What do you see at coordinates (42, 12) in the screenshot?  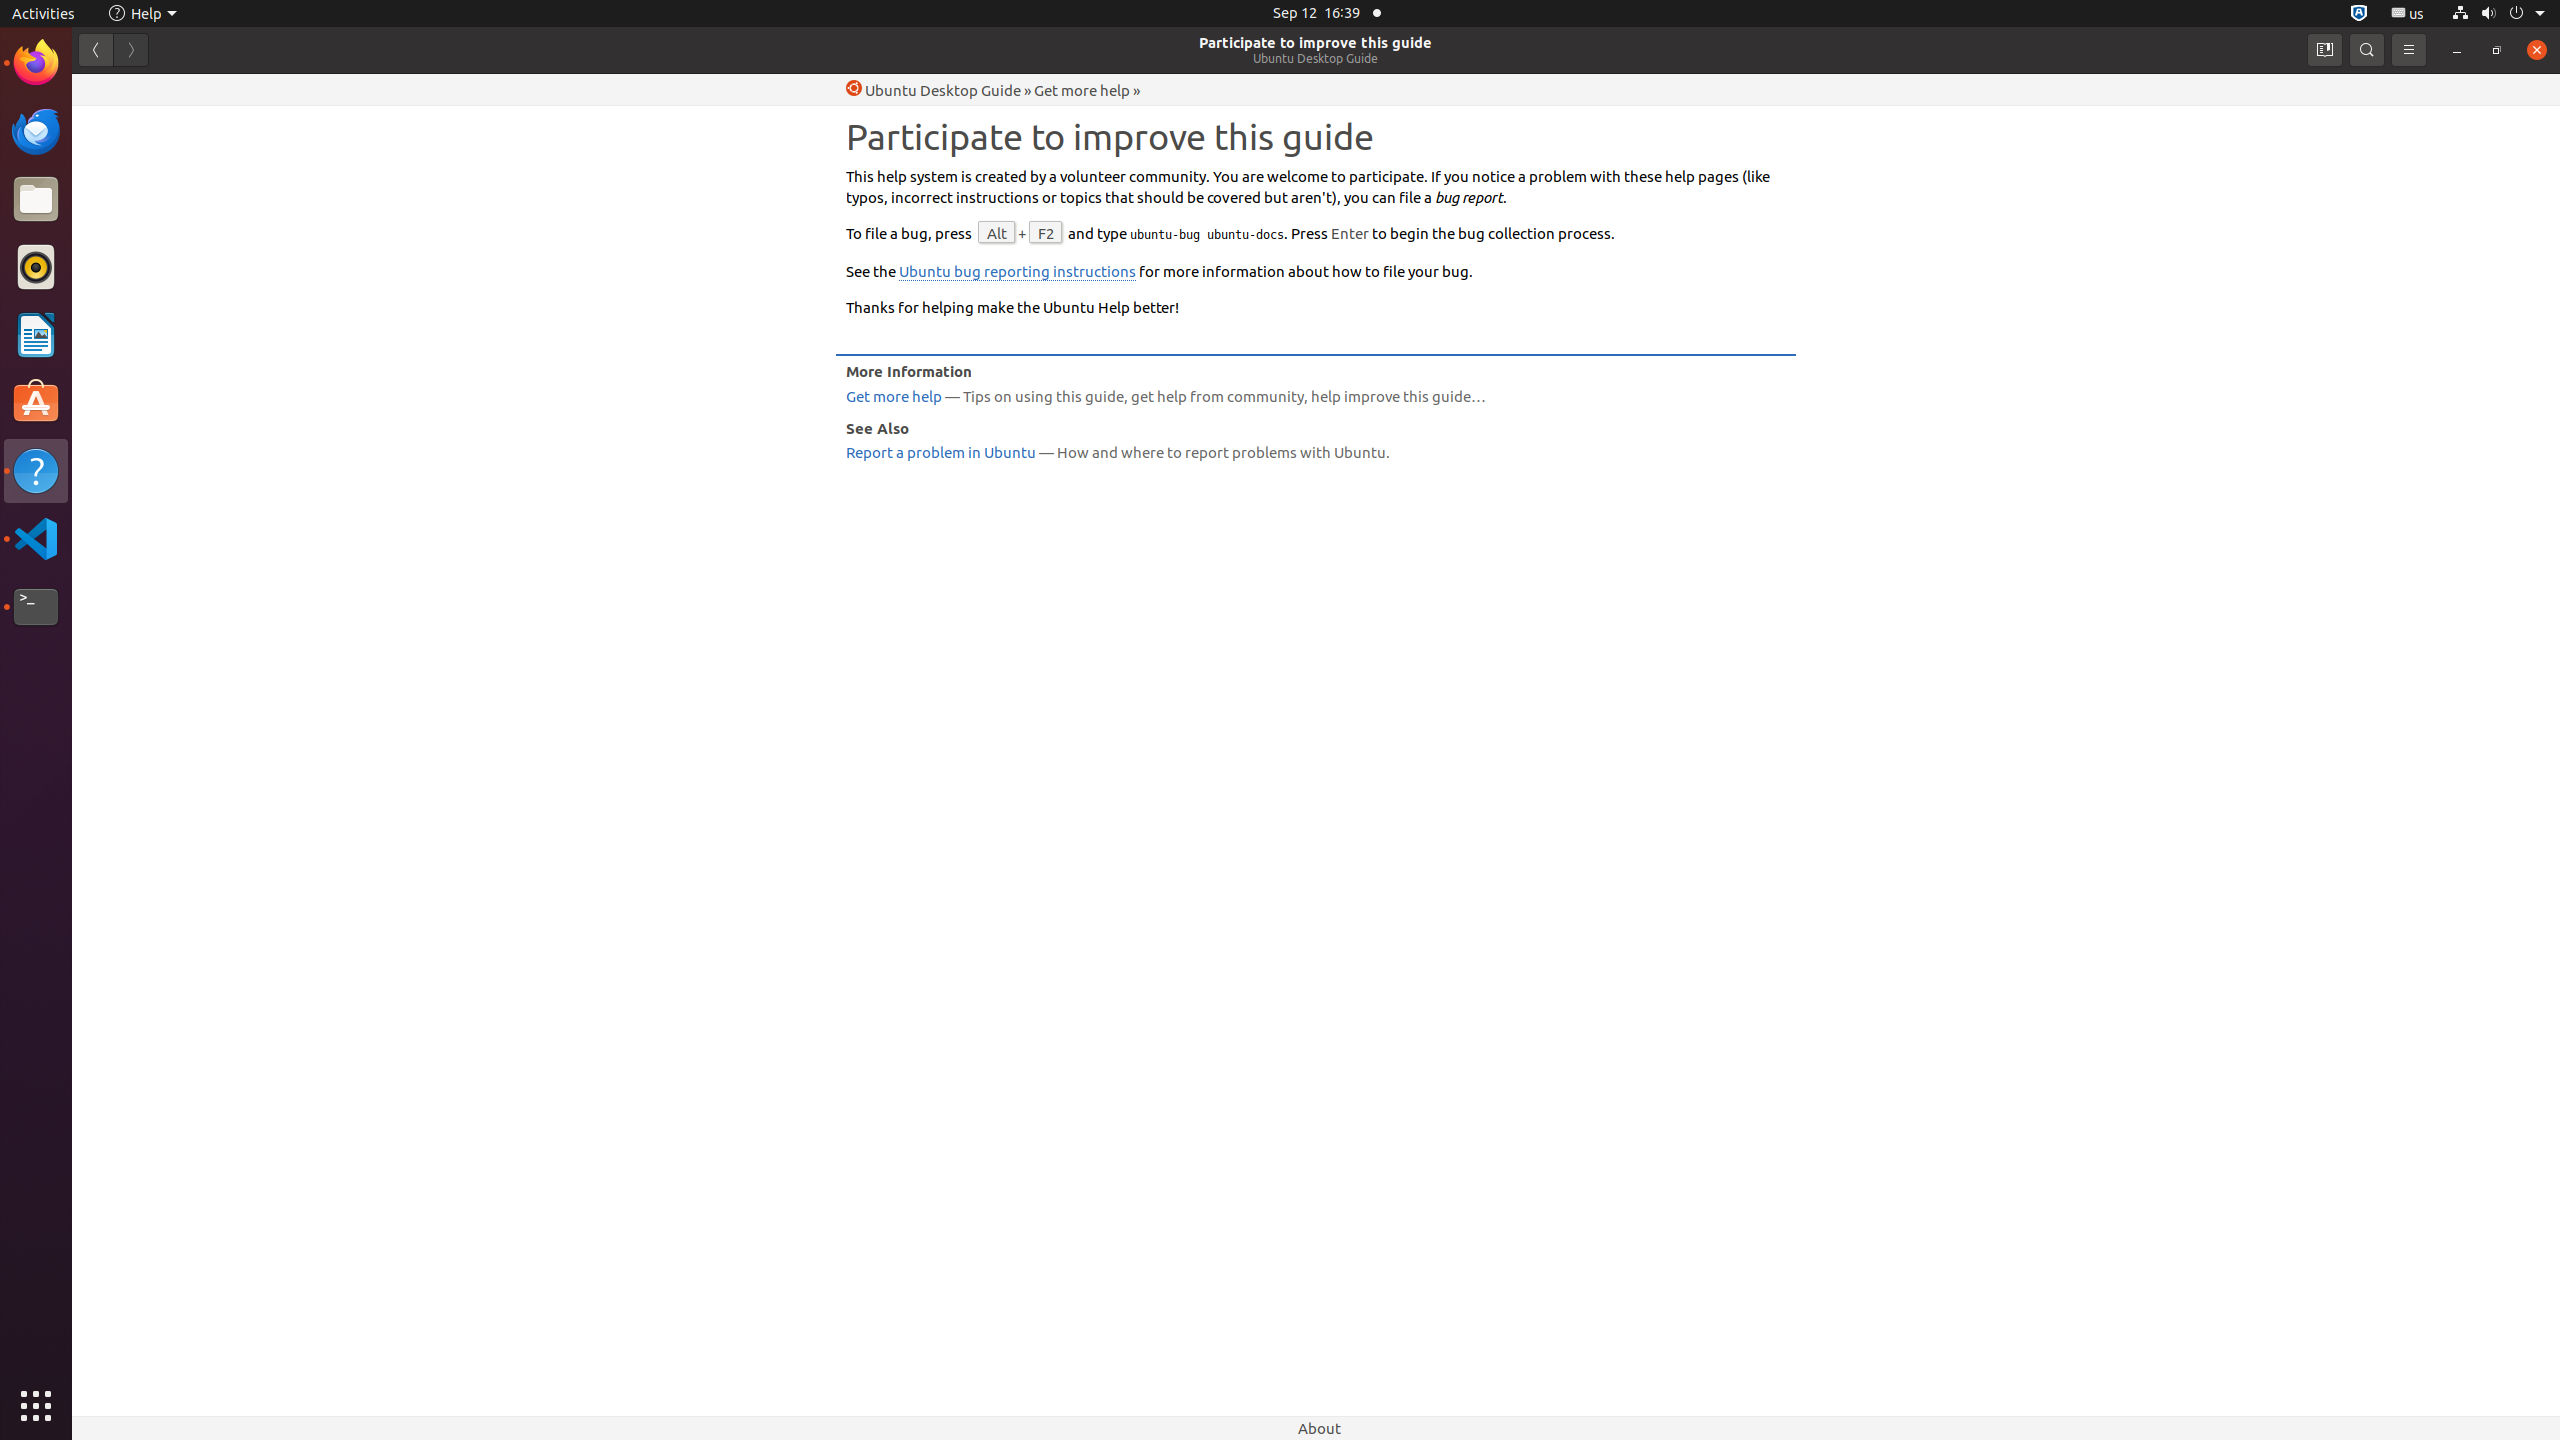 I see `'Activities'` at bounding box center [42, 12].